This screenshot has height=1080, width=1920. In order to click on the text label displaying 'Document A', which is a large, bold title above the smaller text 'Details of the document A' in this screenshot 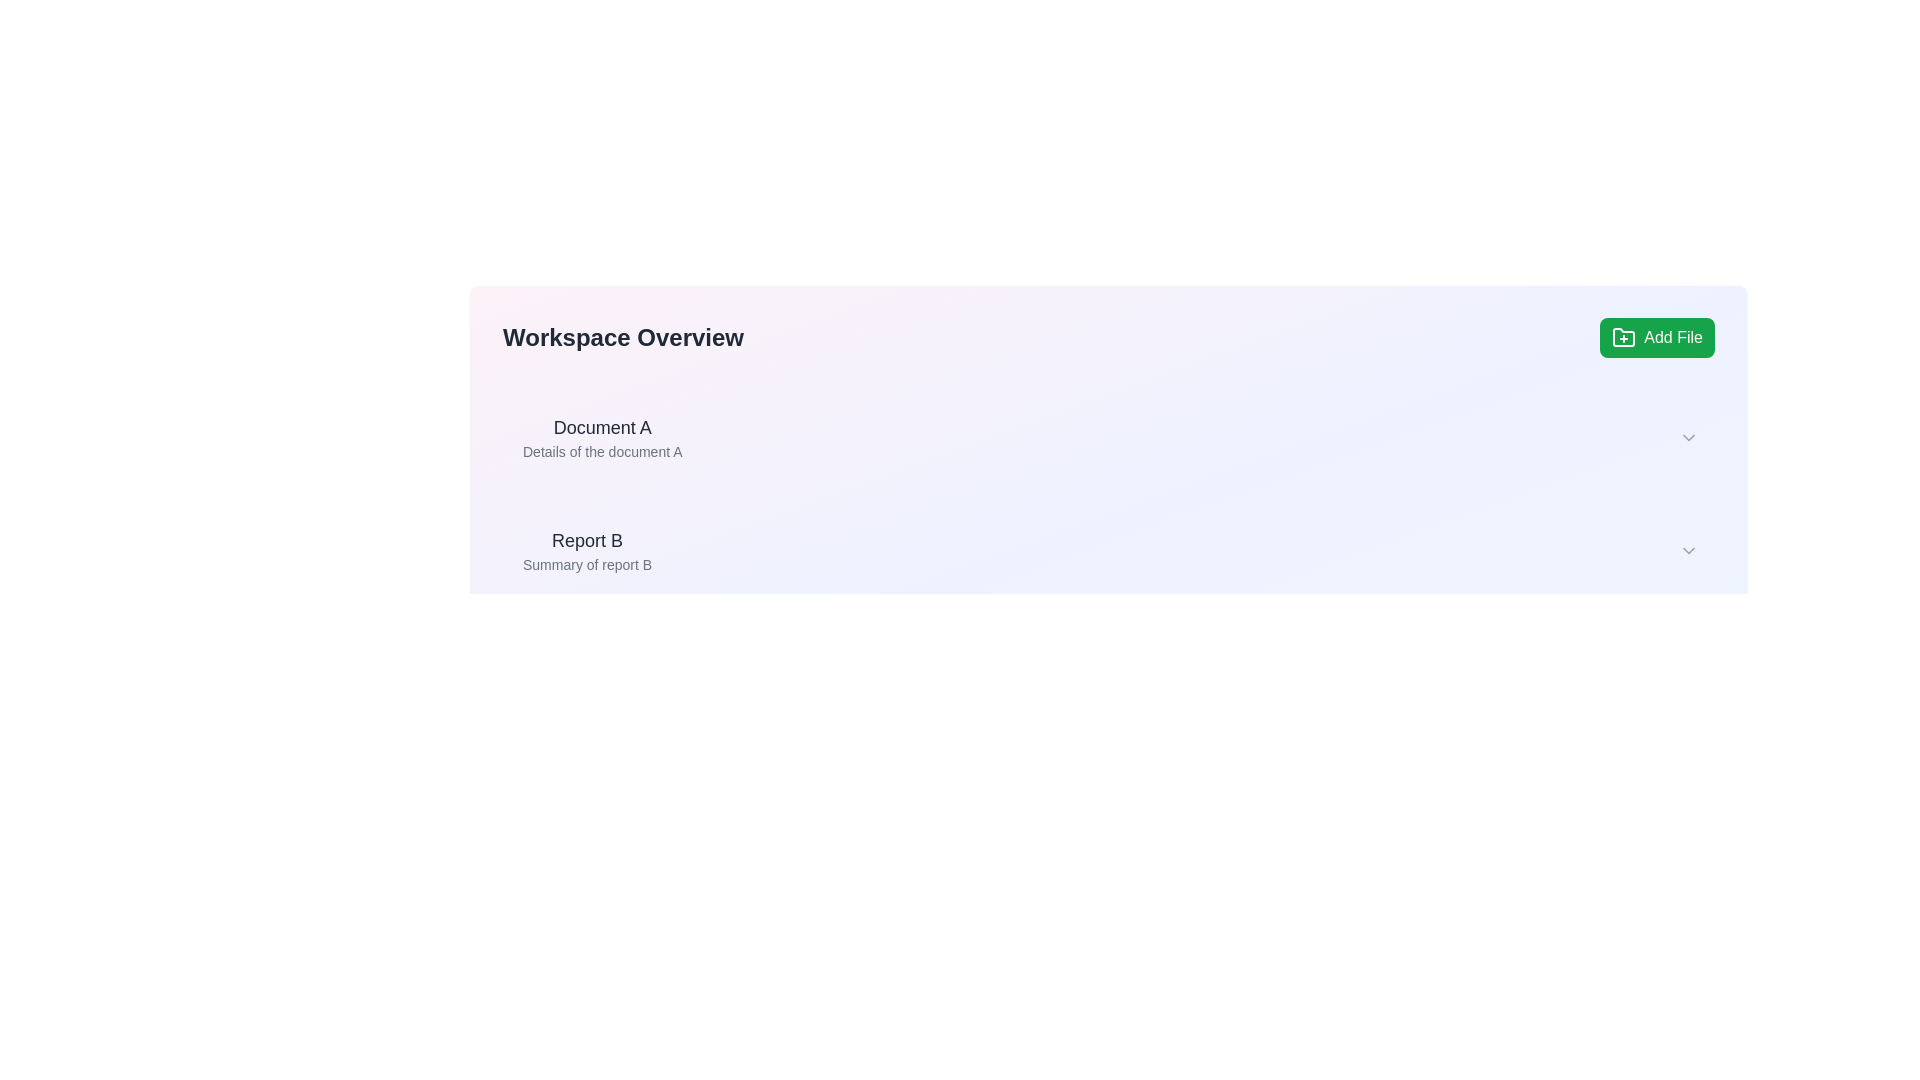, I will do `click(601, 427)`.